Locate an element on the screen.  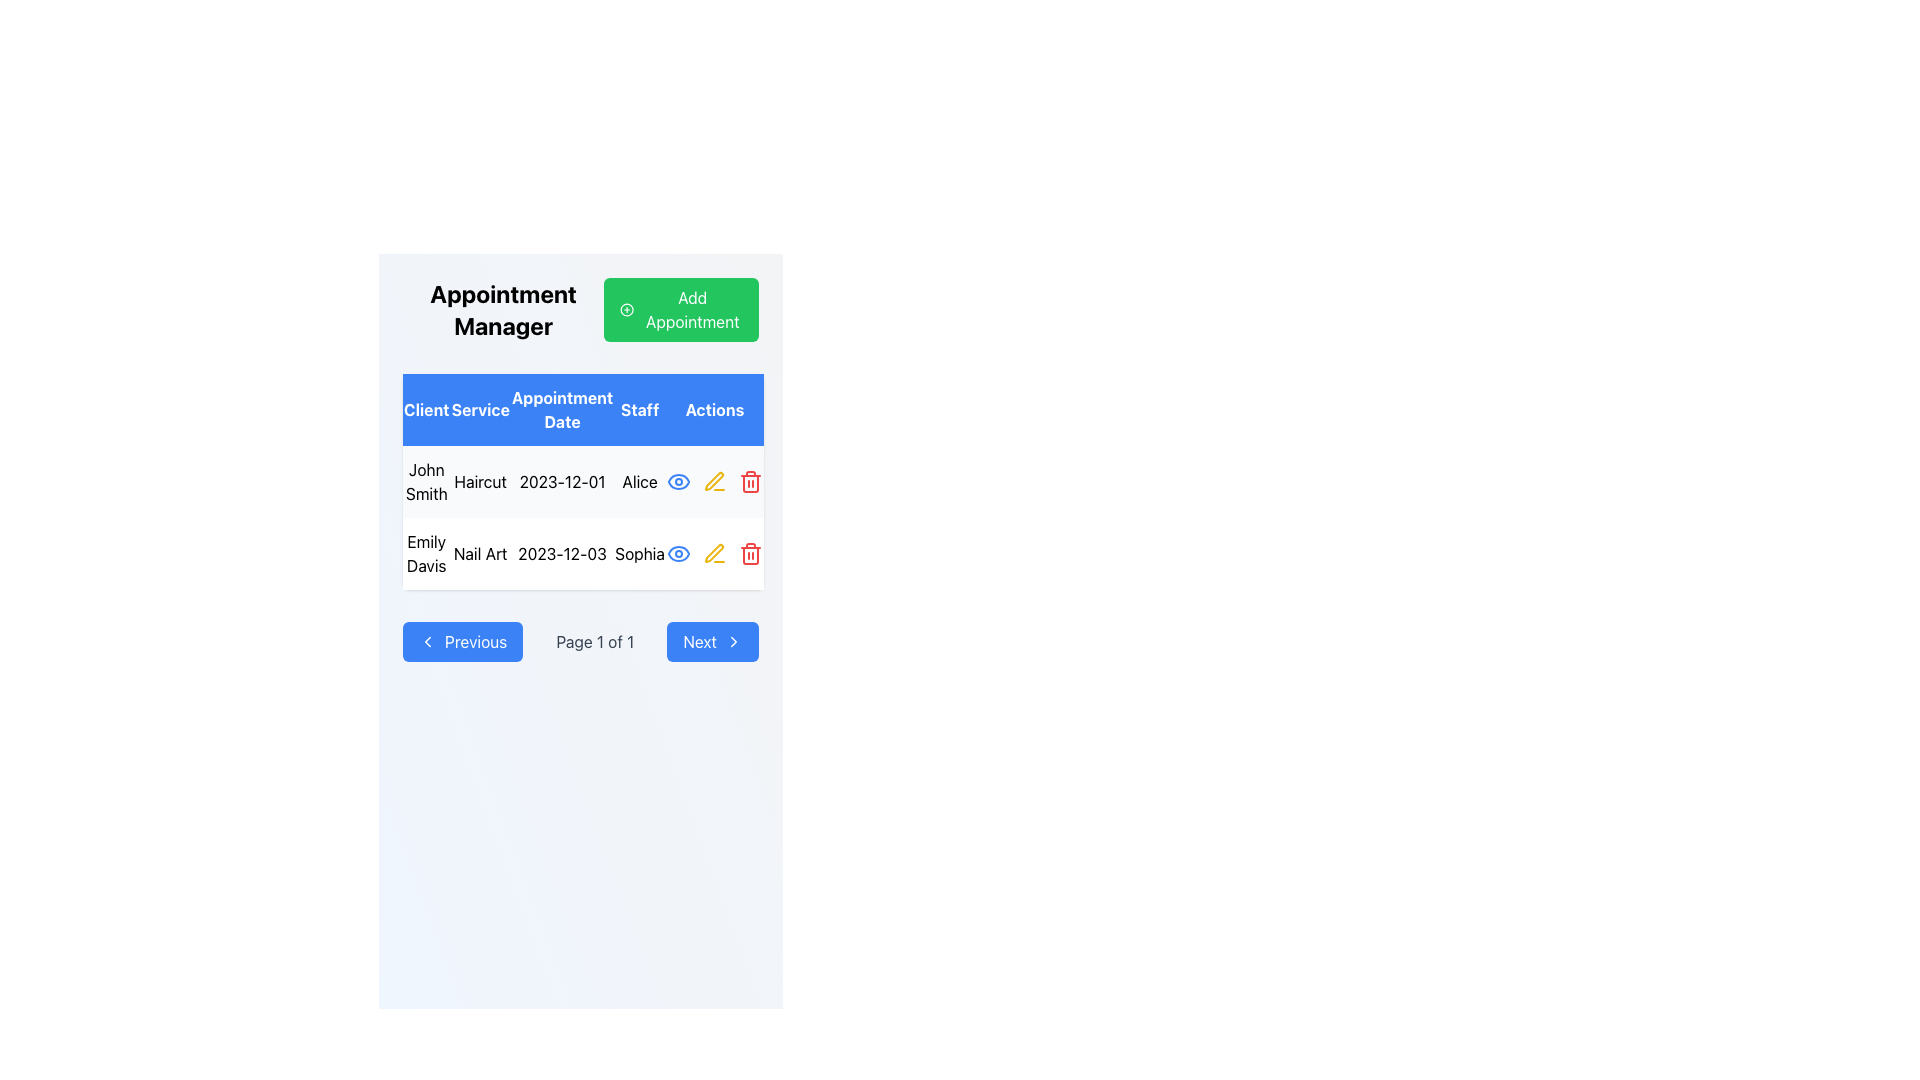
the Edit icon button located in the Actions column for the first row of the table, associated with Alice's Haircut service scheduled on 2023-12-01 to trigger the hover effect is located at coordinates (714, 482).